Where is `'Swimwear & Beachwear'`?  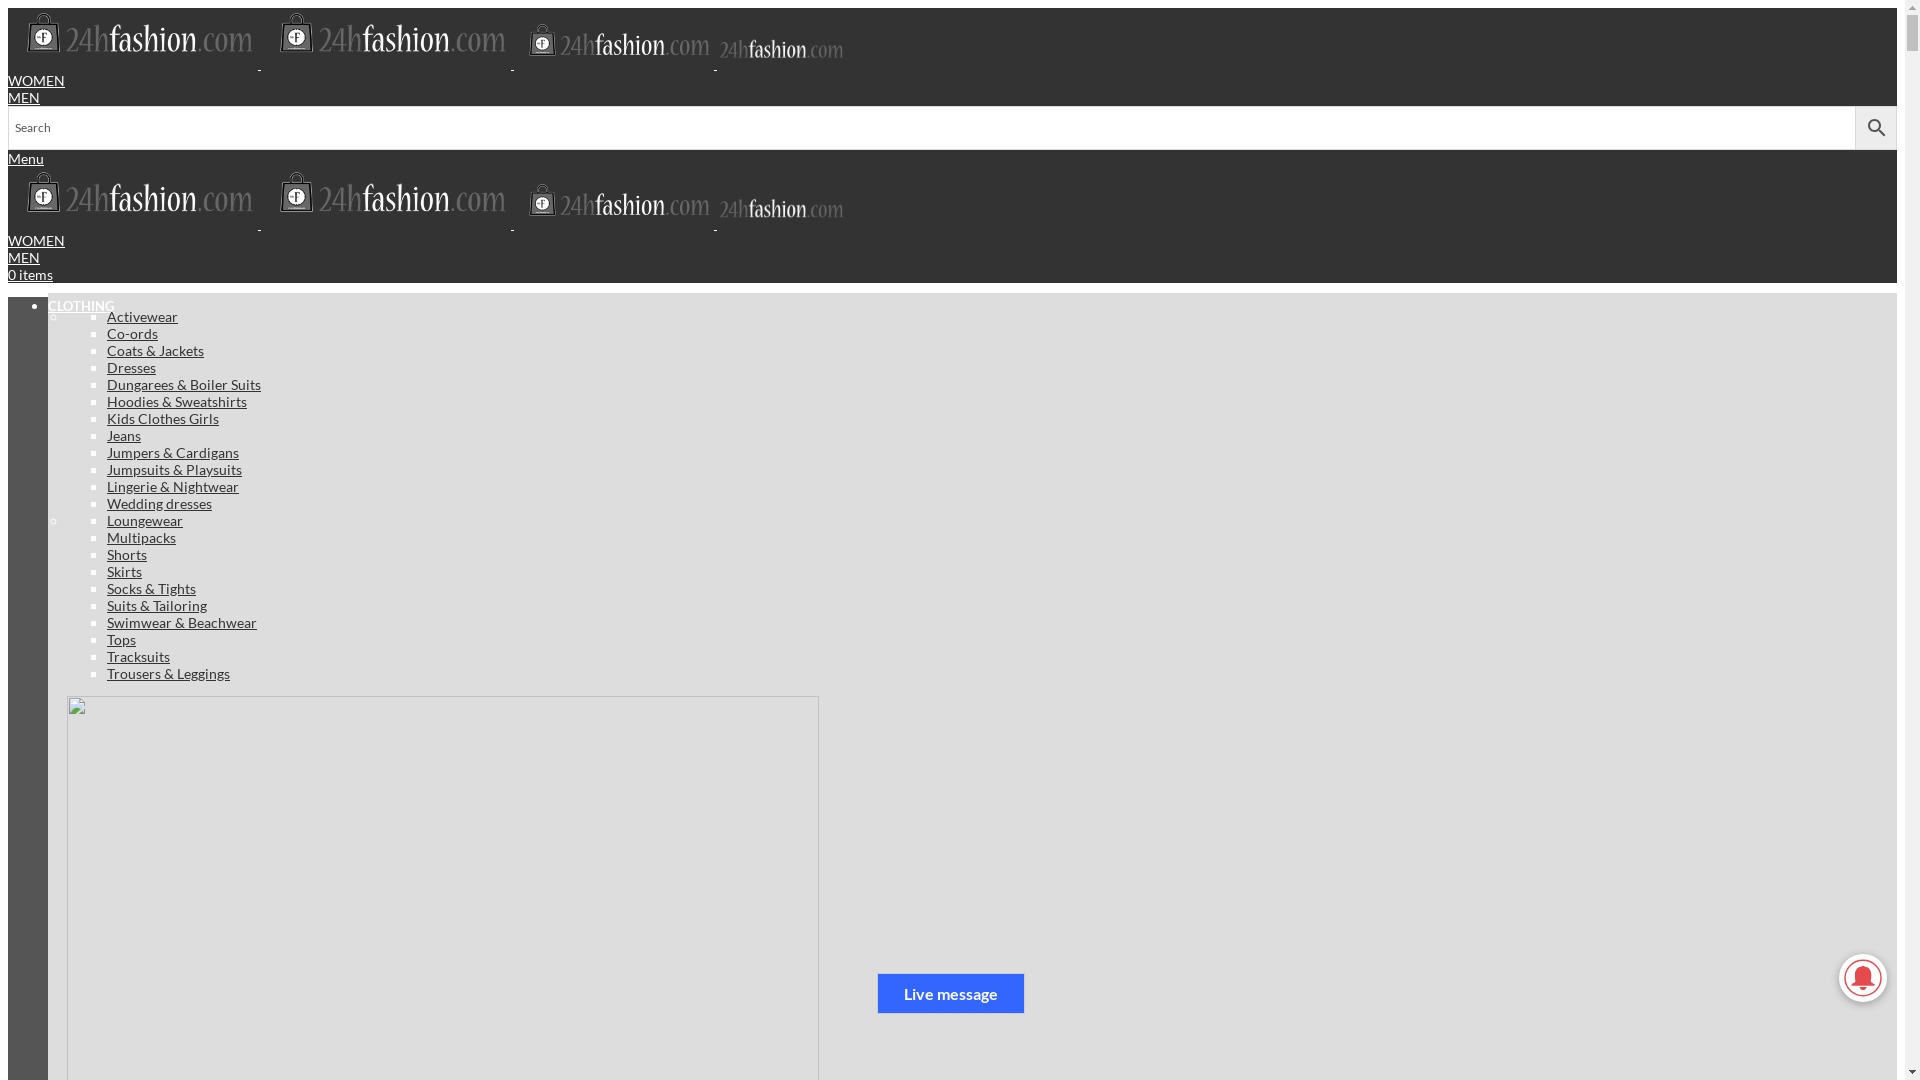 'Swimwear & Beachwear' is located at coordinates (182, 621).